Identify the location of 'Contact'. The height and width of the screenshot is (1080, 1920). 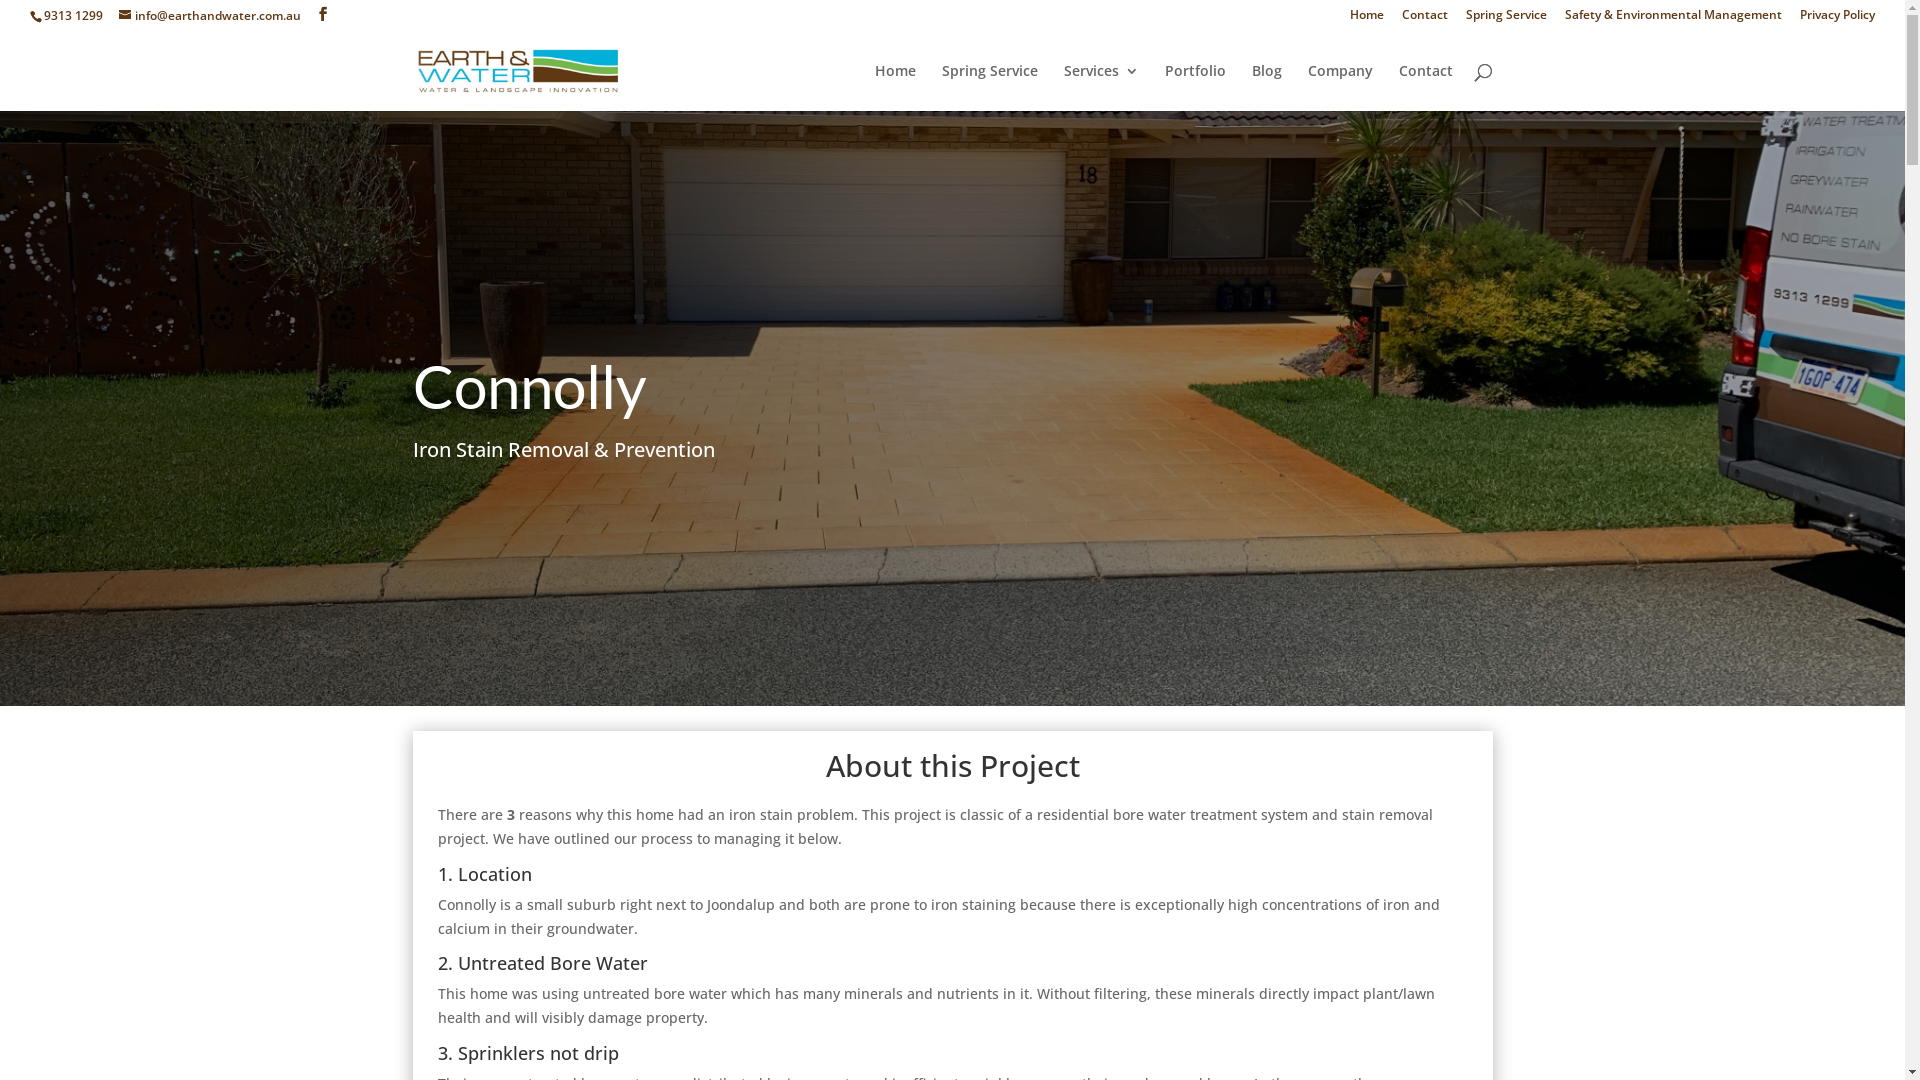
(1396, 86).